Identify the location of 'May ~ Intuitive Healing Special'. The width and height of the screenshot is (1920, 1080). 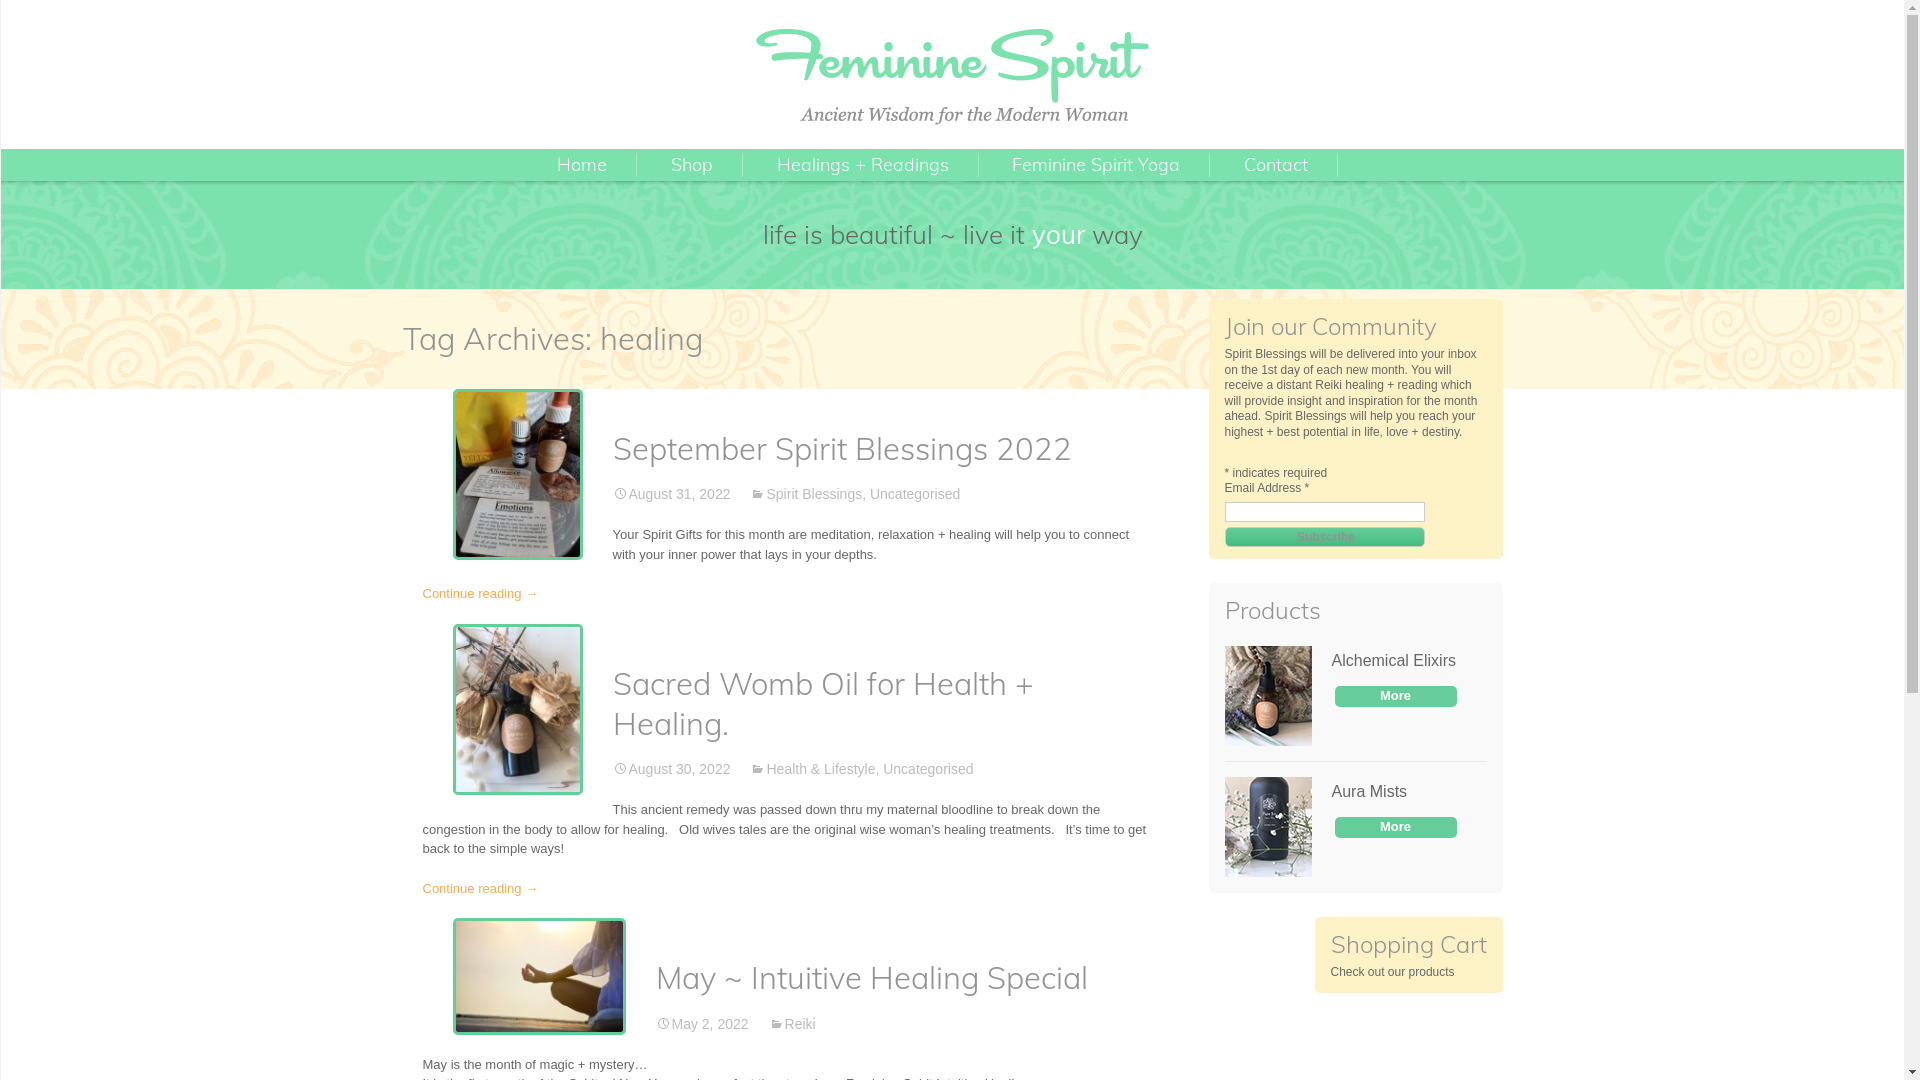
(872, 976).